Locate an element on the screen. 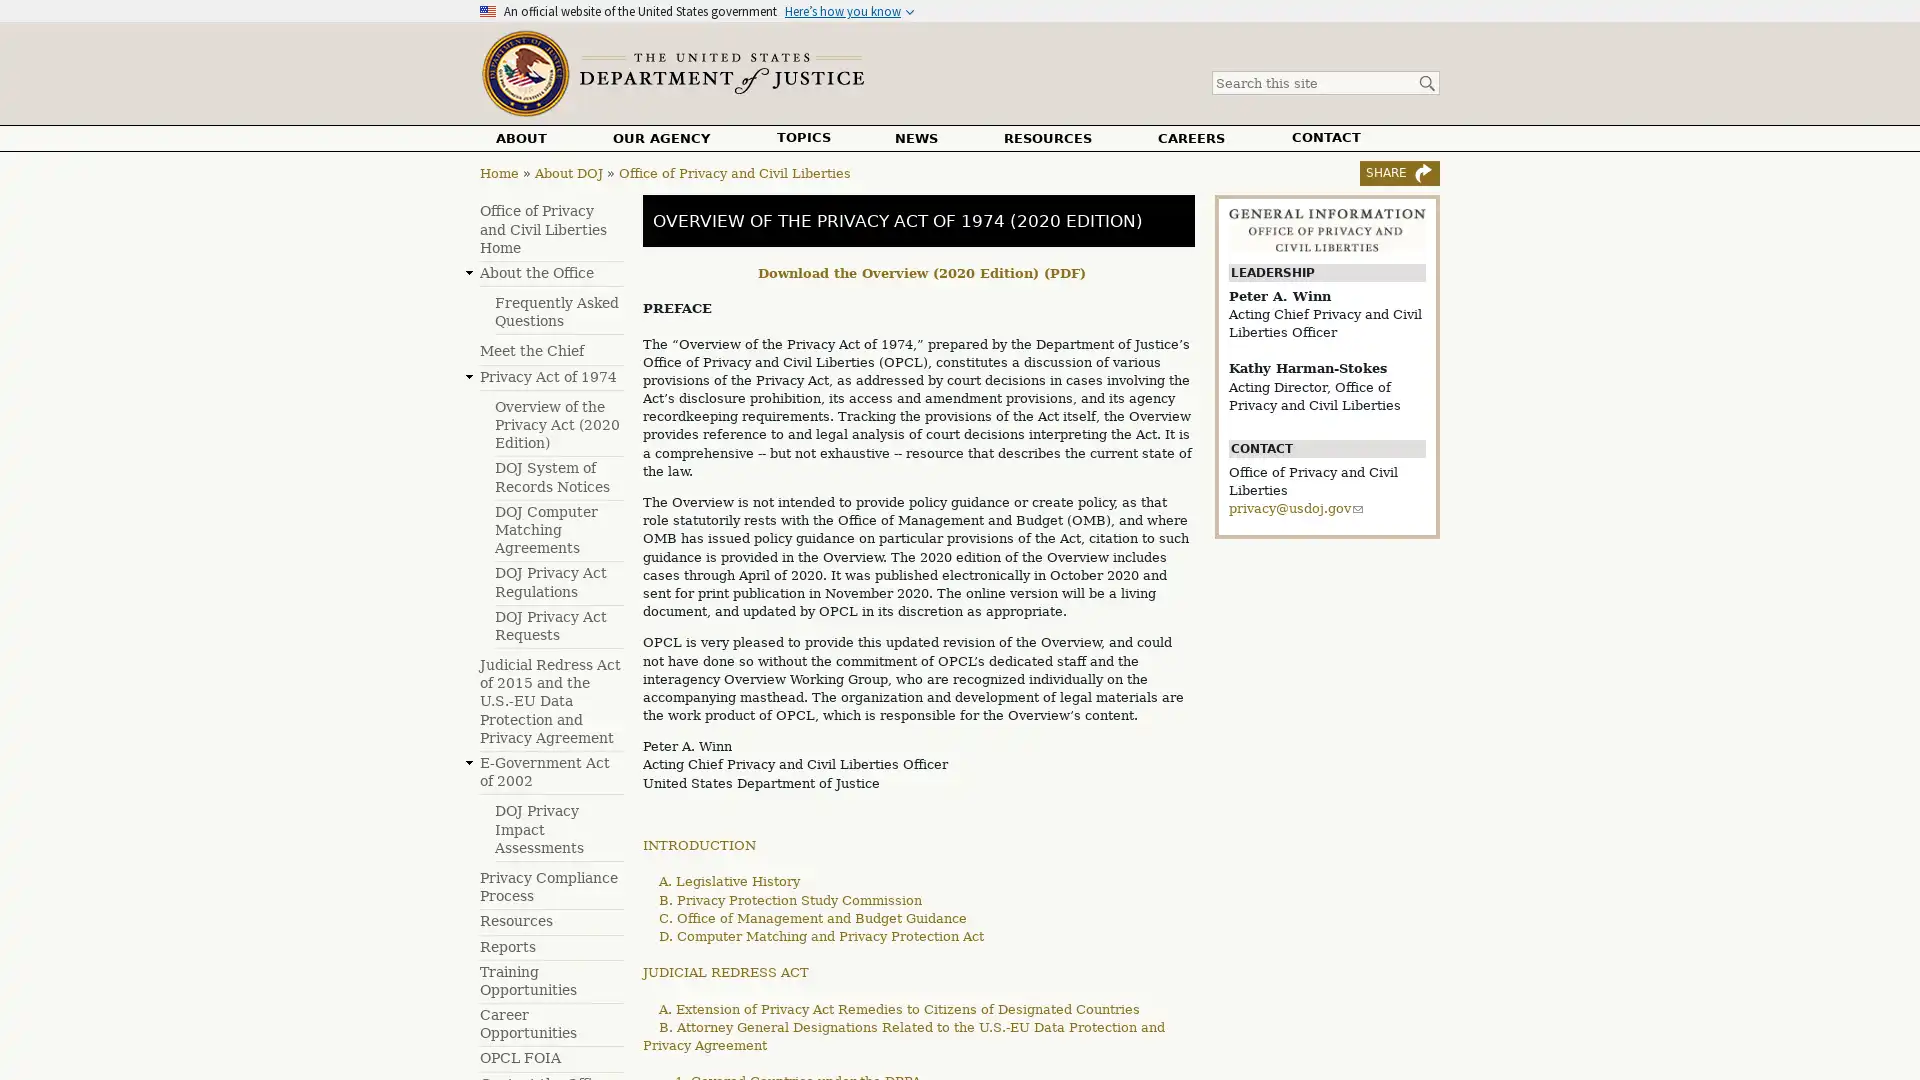 Image resolution: width=1920 pixels, height=1080 pixels. Heres how you know is located at coordinates (849, 11).